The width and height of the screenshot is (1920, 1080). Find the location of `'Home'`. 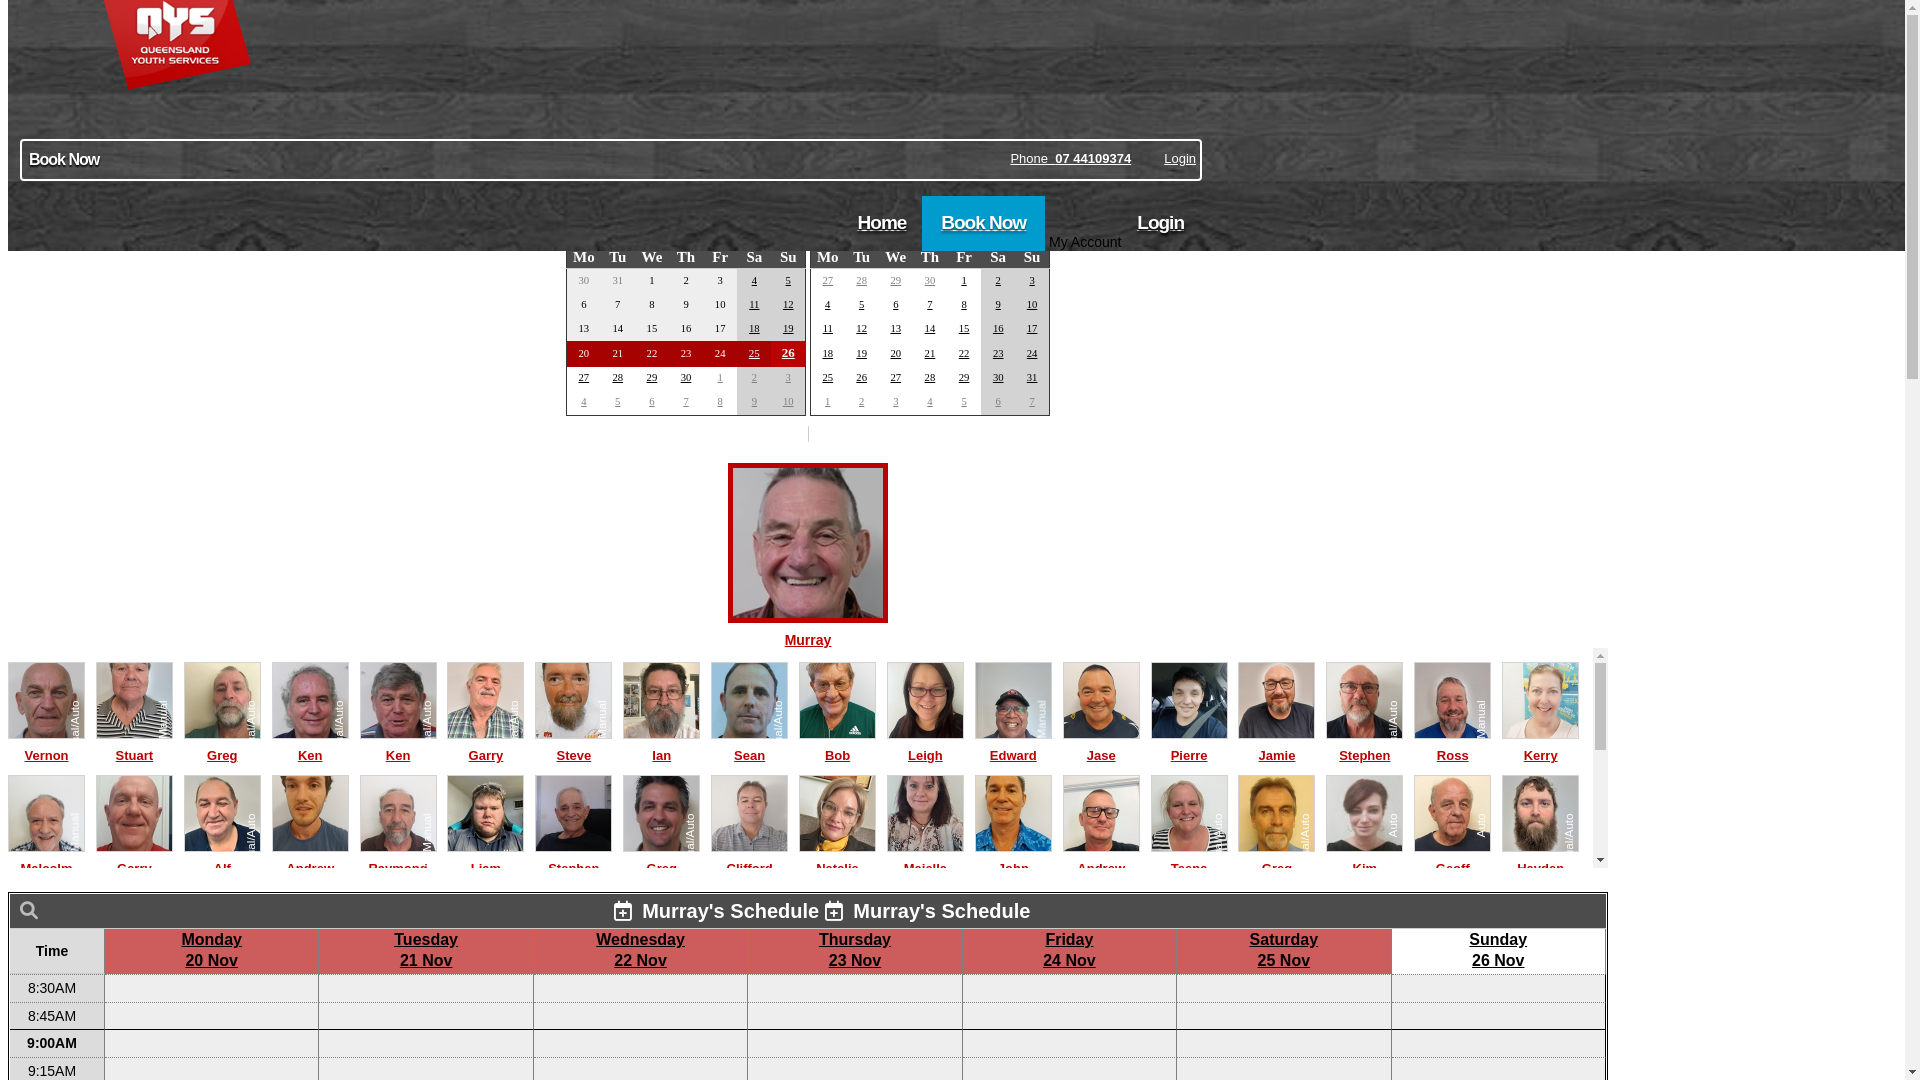

'Home' is located at coordinates (881, 223).